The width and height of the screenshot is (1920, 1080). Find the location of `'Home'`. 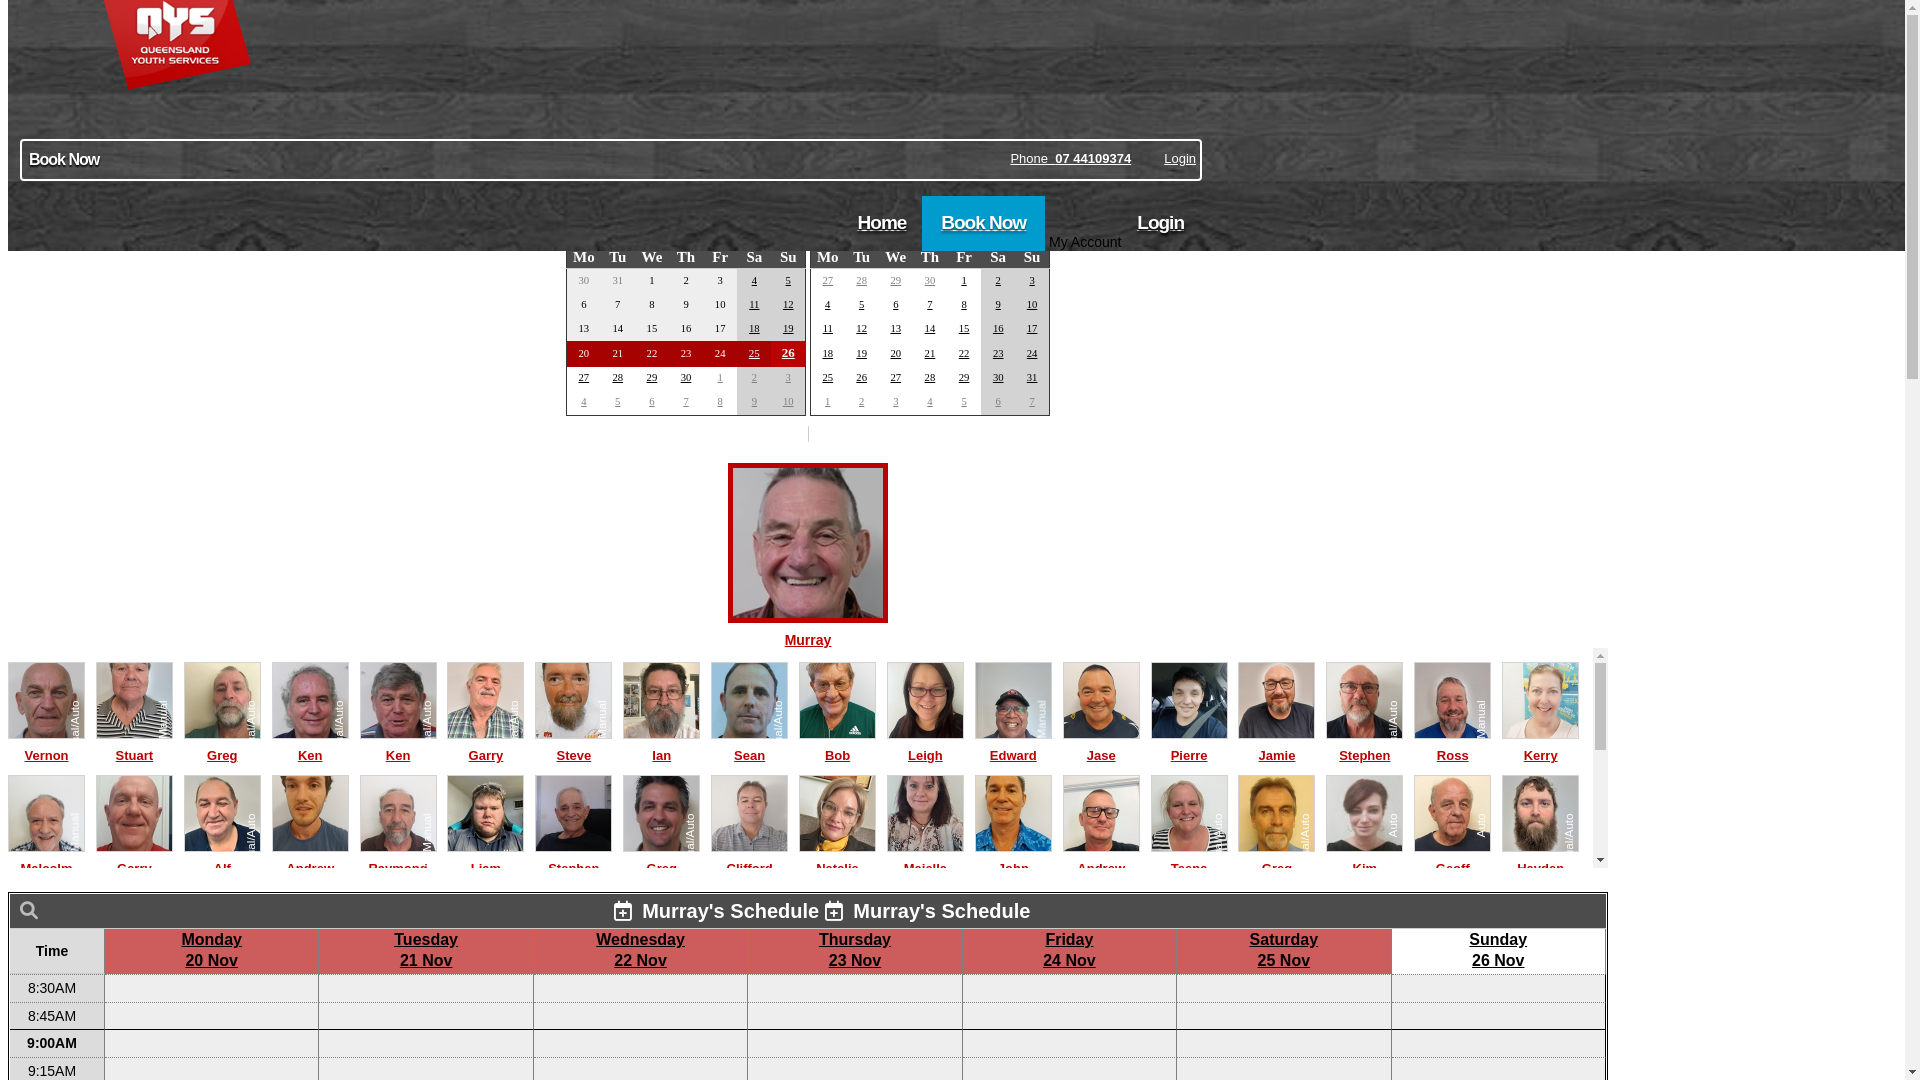

'Home' is located at coordinates (881, 223).